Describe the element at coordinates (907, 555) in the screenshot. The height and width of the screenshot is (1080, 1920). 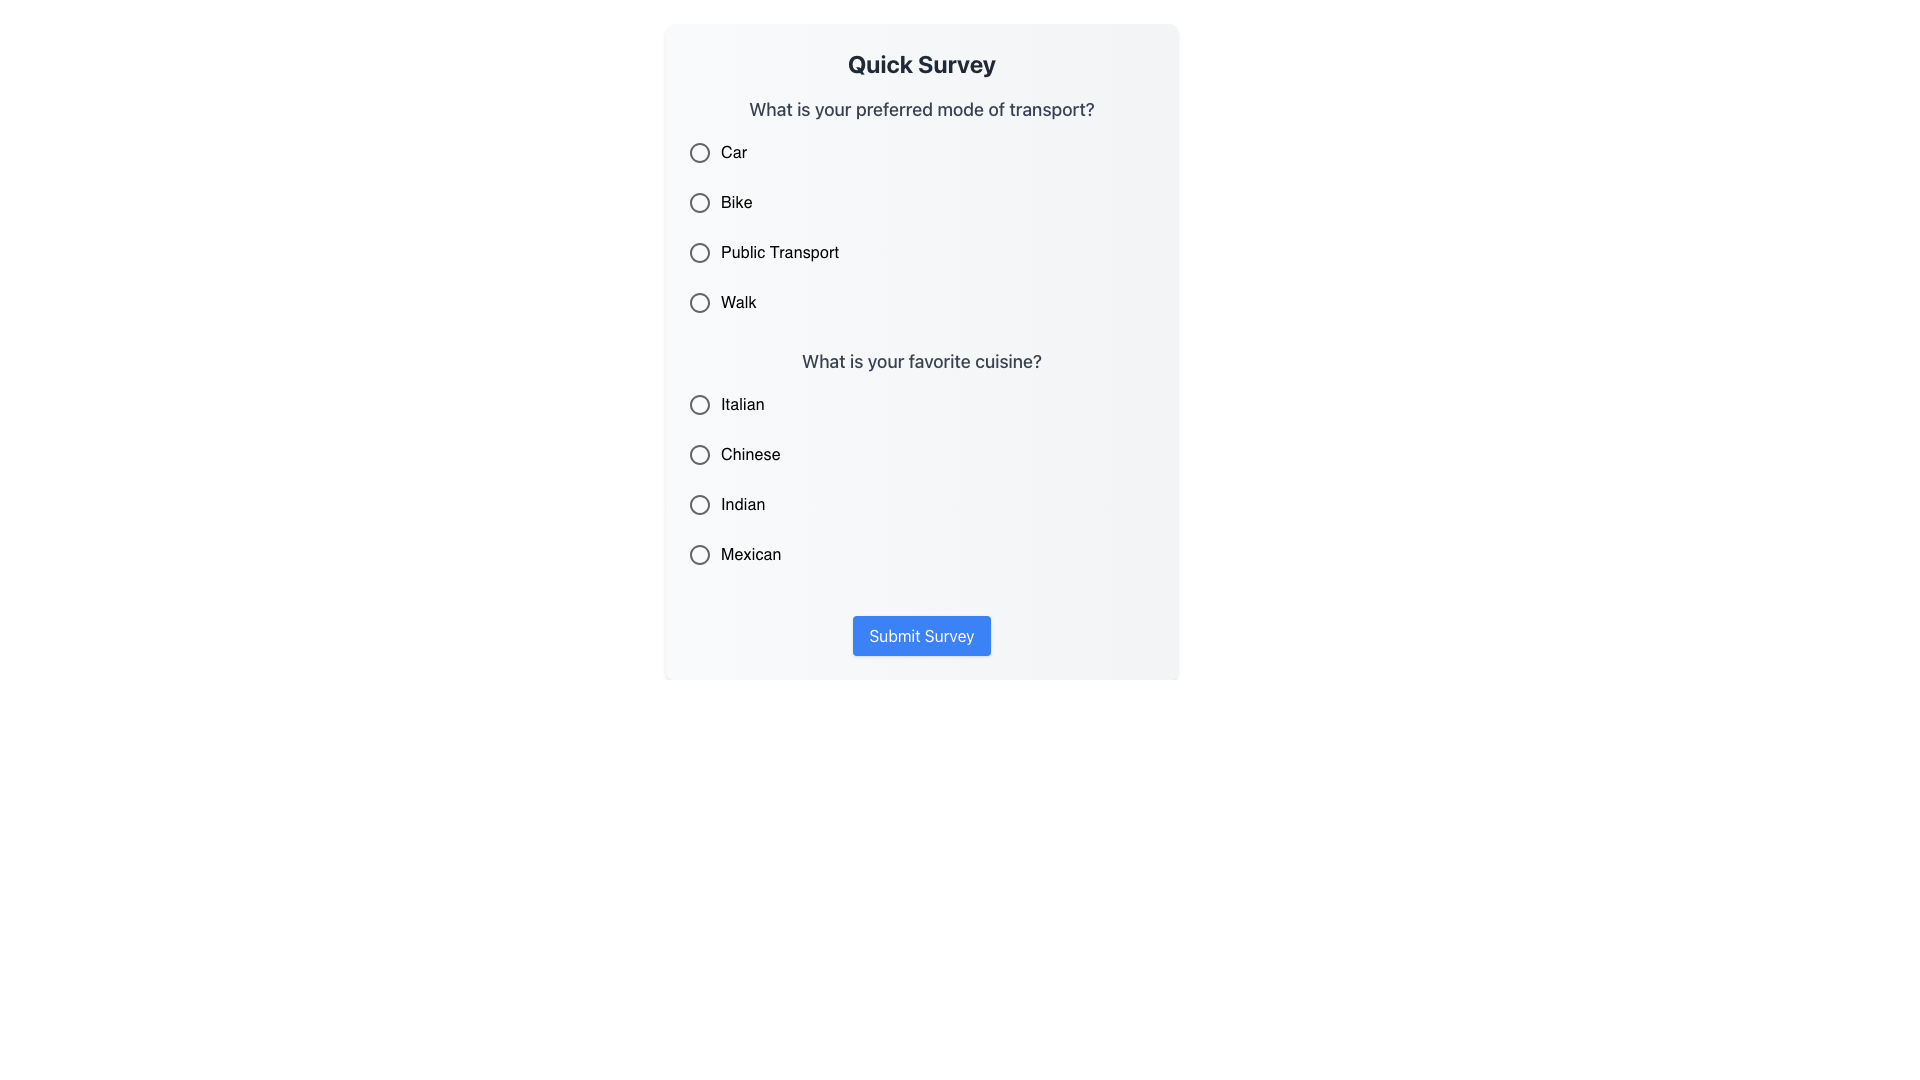
I see `the 'Mexican' radio button option` at that location.